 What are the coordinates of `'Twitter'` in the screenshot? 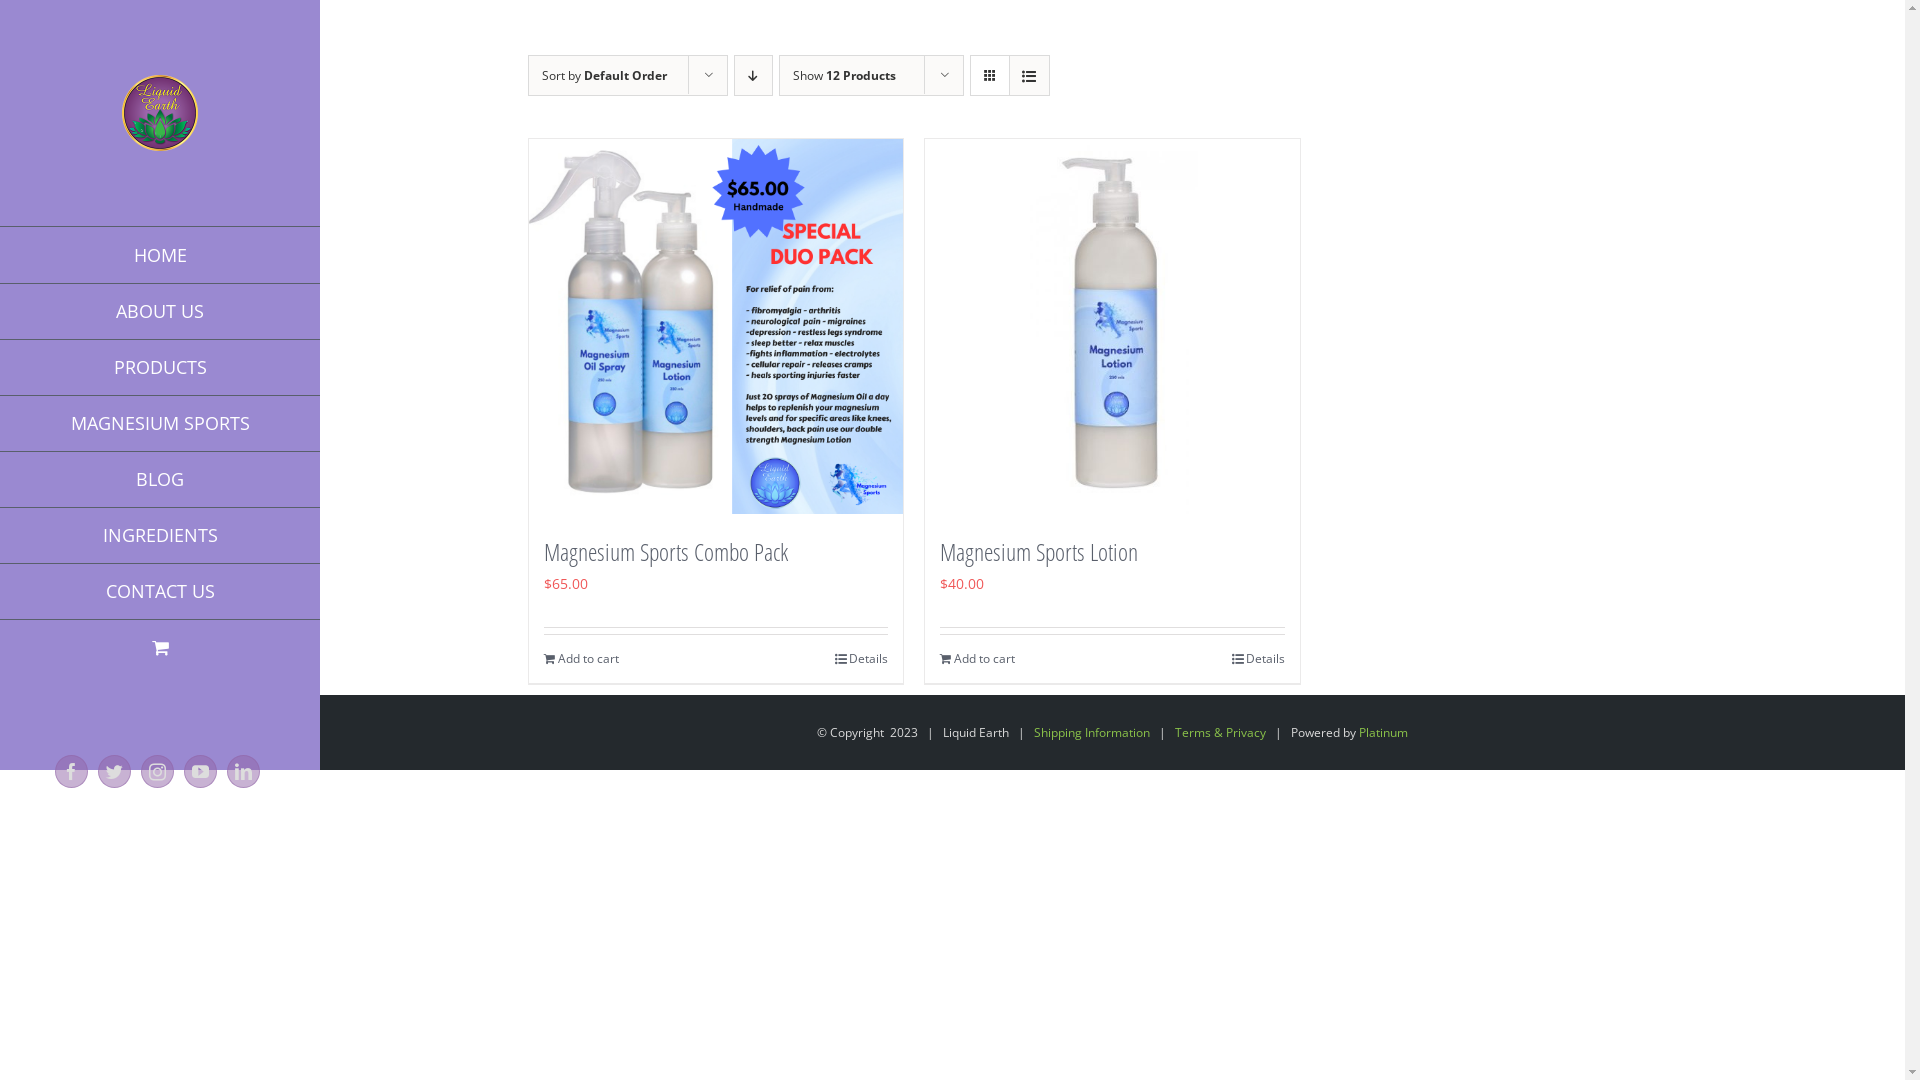 It's located at (113, 770).